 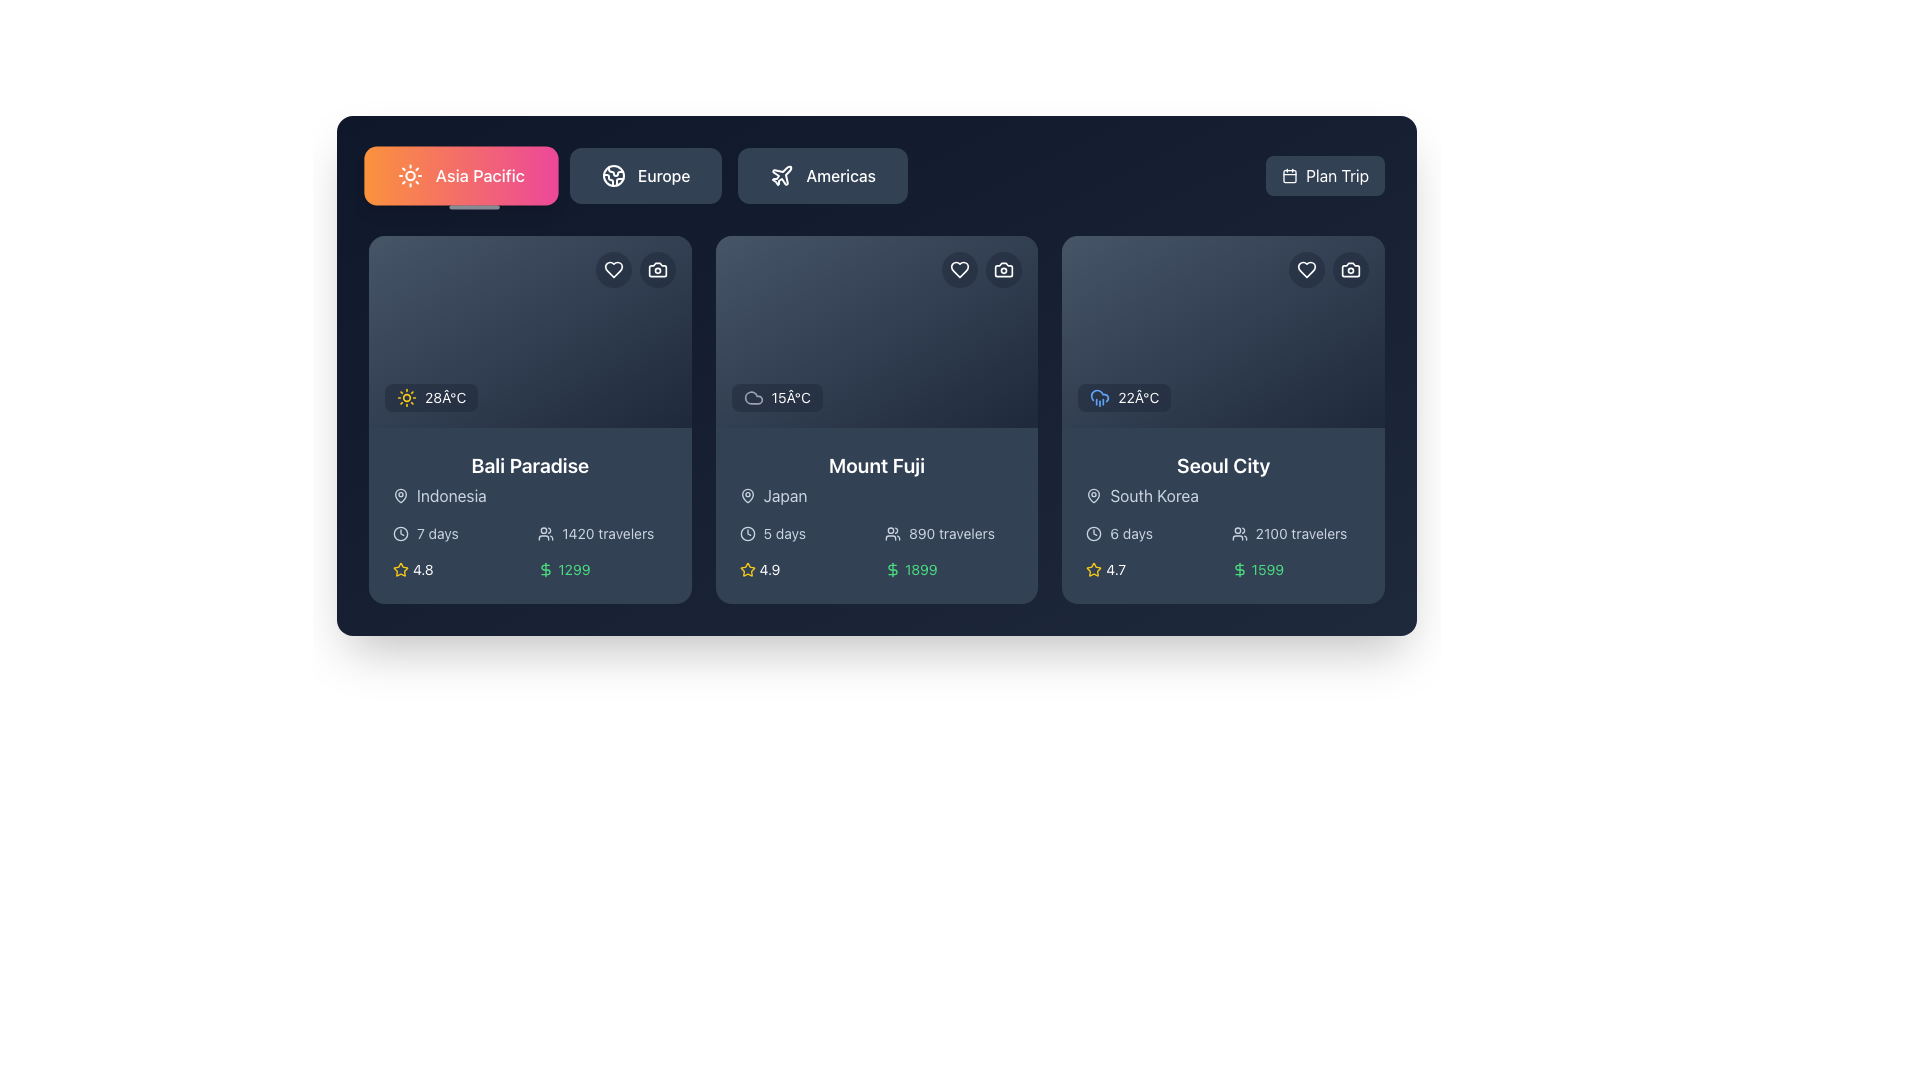 I want to click on the numeric text '1599' styled in green, which represents the price on the 'Seoul City' card, located to the right of a green dollar icon, so click(x=1266, y=570).